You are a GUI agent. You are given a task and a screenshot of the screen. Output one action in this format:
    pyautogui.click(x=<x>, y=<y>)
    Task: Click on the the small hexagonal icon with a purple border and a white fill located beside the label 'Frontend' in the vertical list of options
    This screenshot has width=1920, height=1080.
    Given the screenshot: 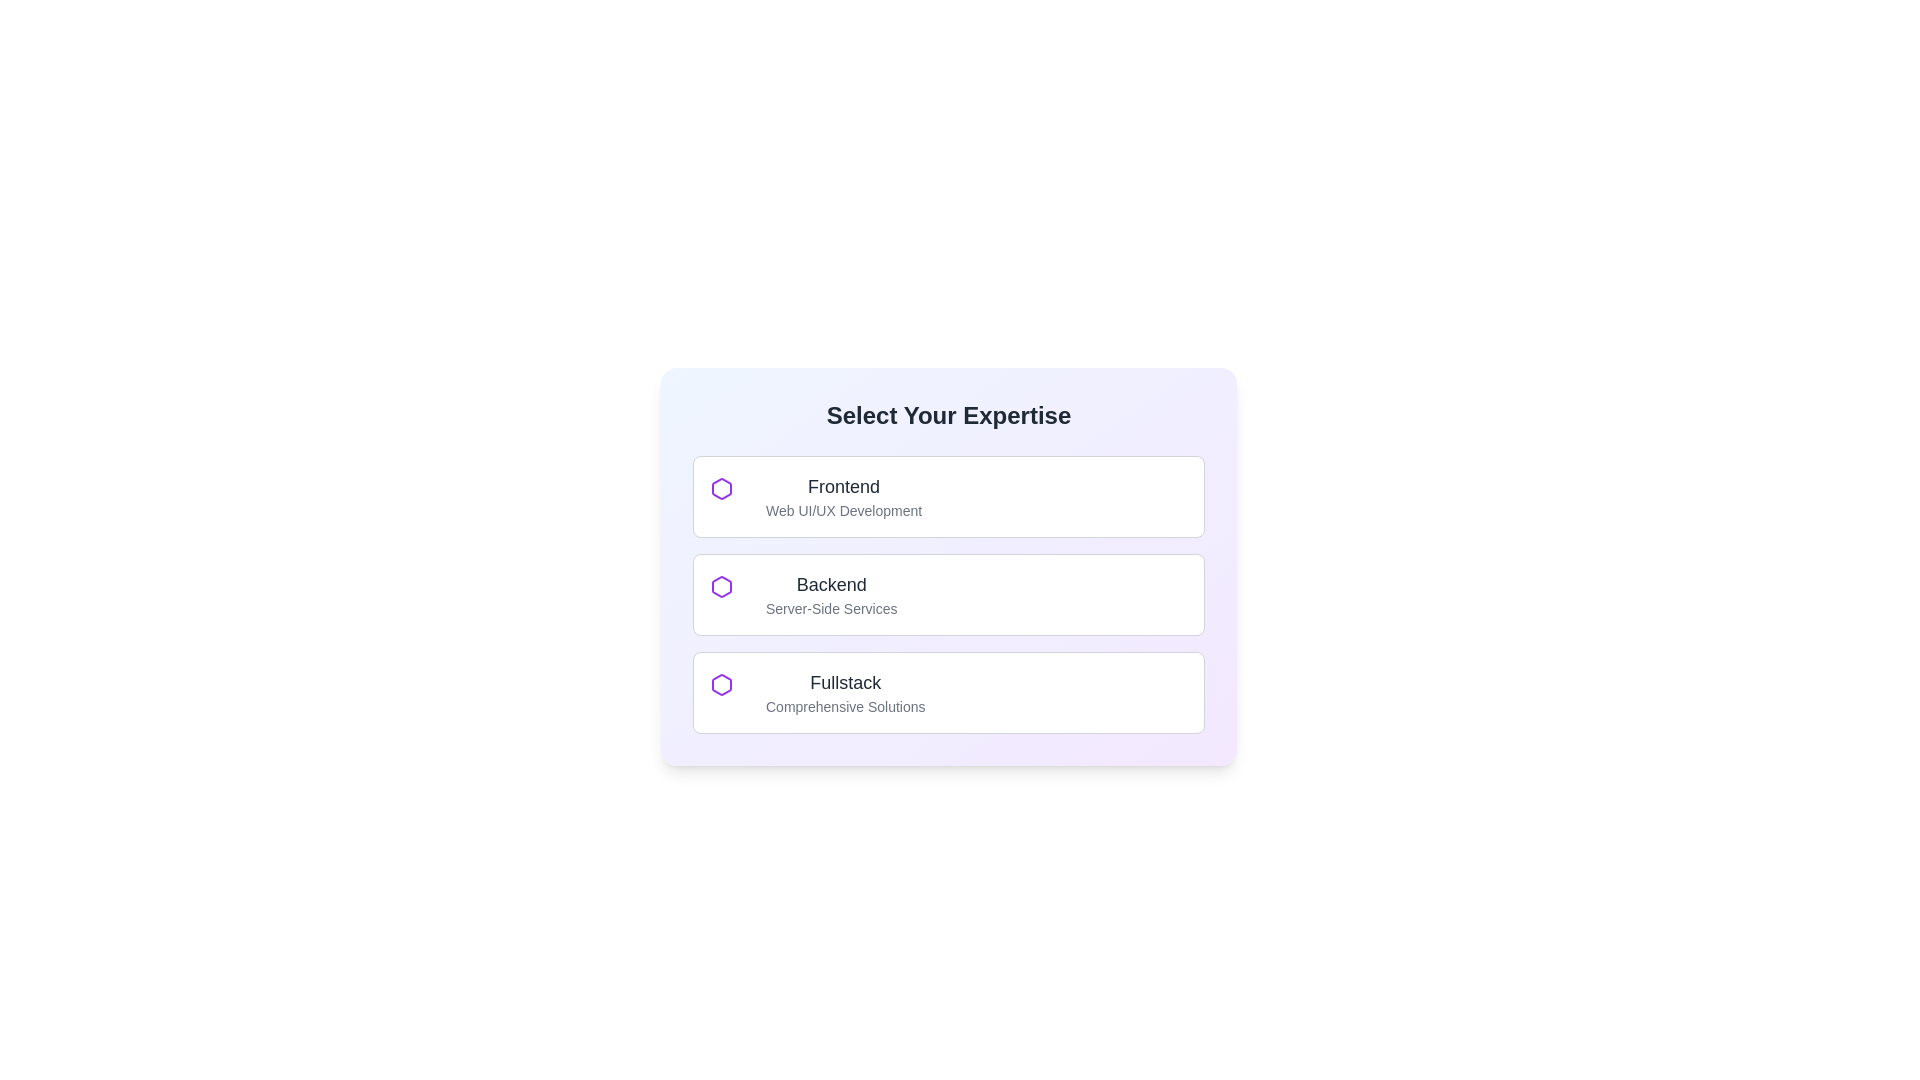 What is the action you would take?
    pyautogui.click(x=720, y=489)
    